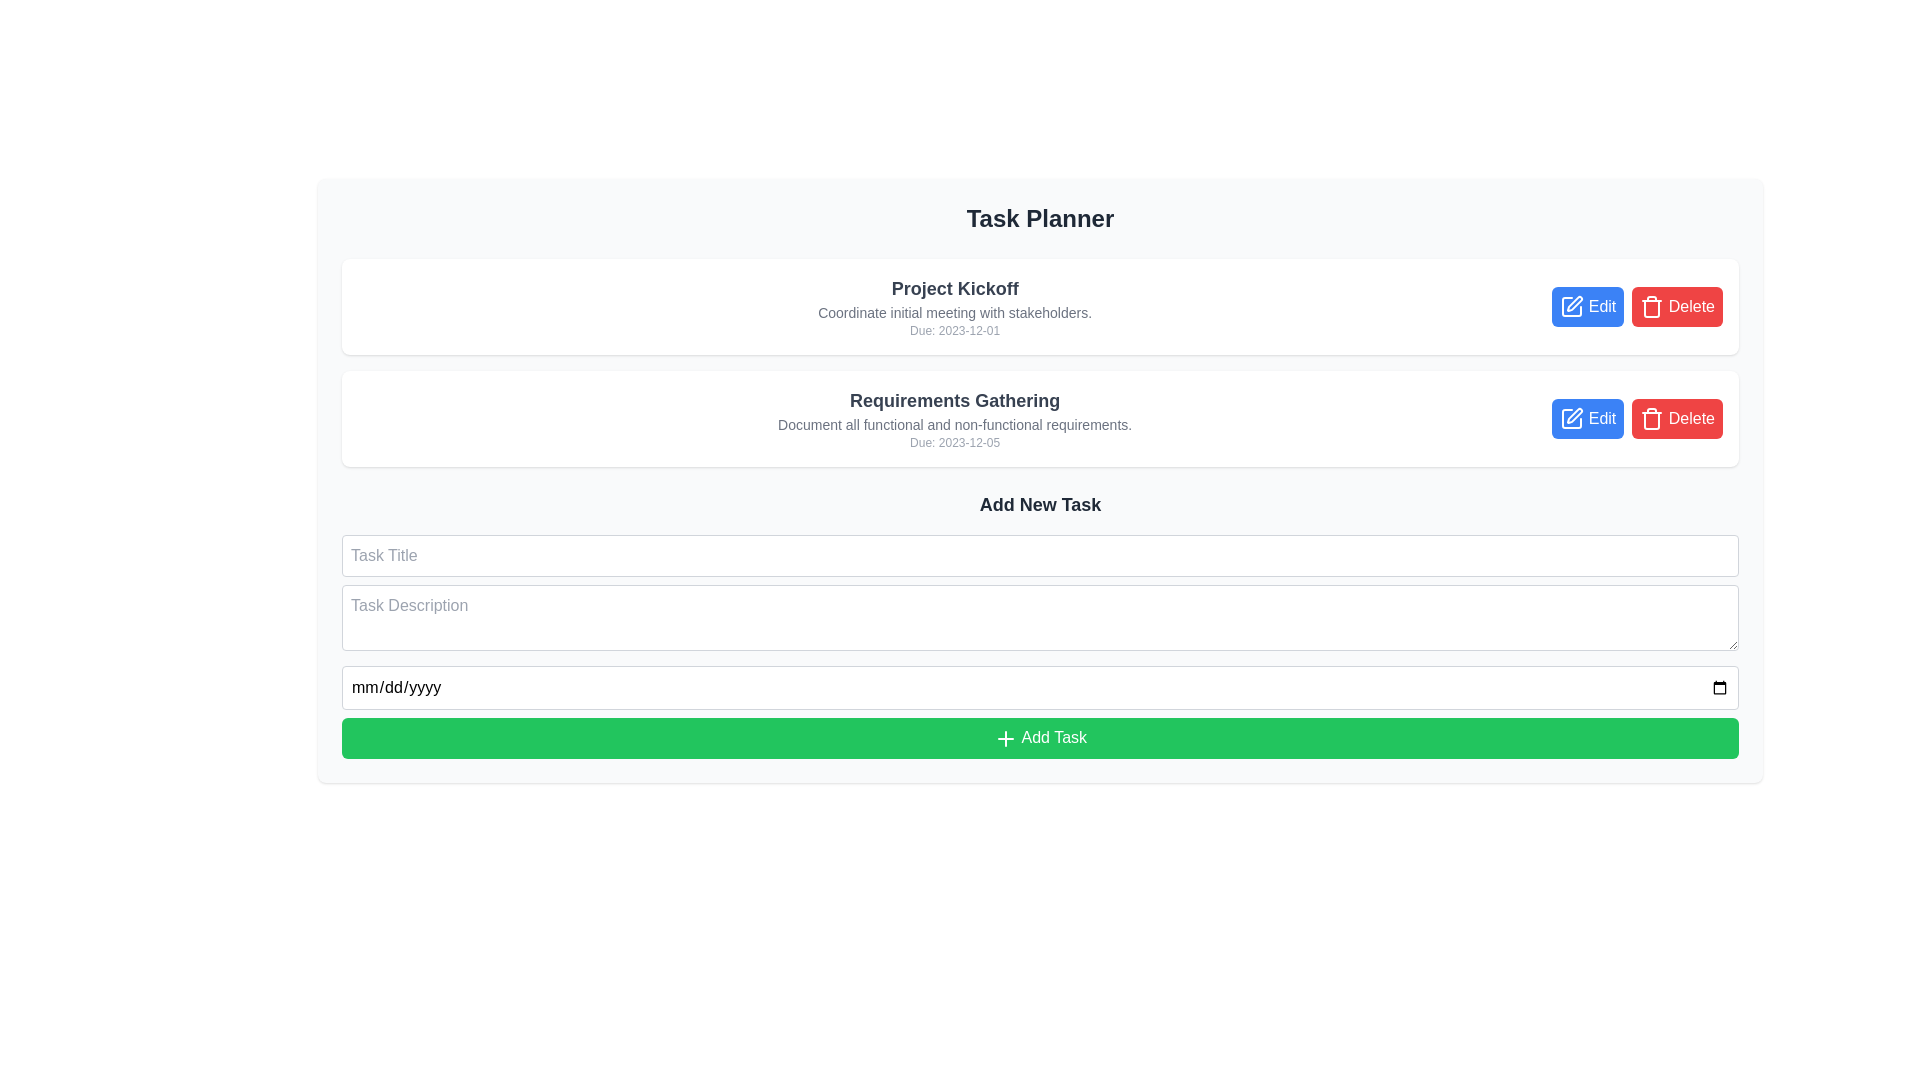 This screenshot has height=1080, width=1920. What do you see at coordinates (954, 423) in the screenshot?
I see `the text display element that contains the text 'Document all functional and non-functional requirements.' which is located below the title 'Requirements Gathering' and above the due date 'Due: 2023-12-05'` at bounding box center [954, 423].